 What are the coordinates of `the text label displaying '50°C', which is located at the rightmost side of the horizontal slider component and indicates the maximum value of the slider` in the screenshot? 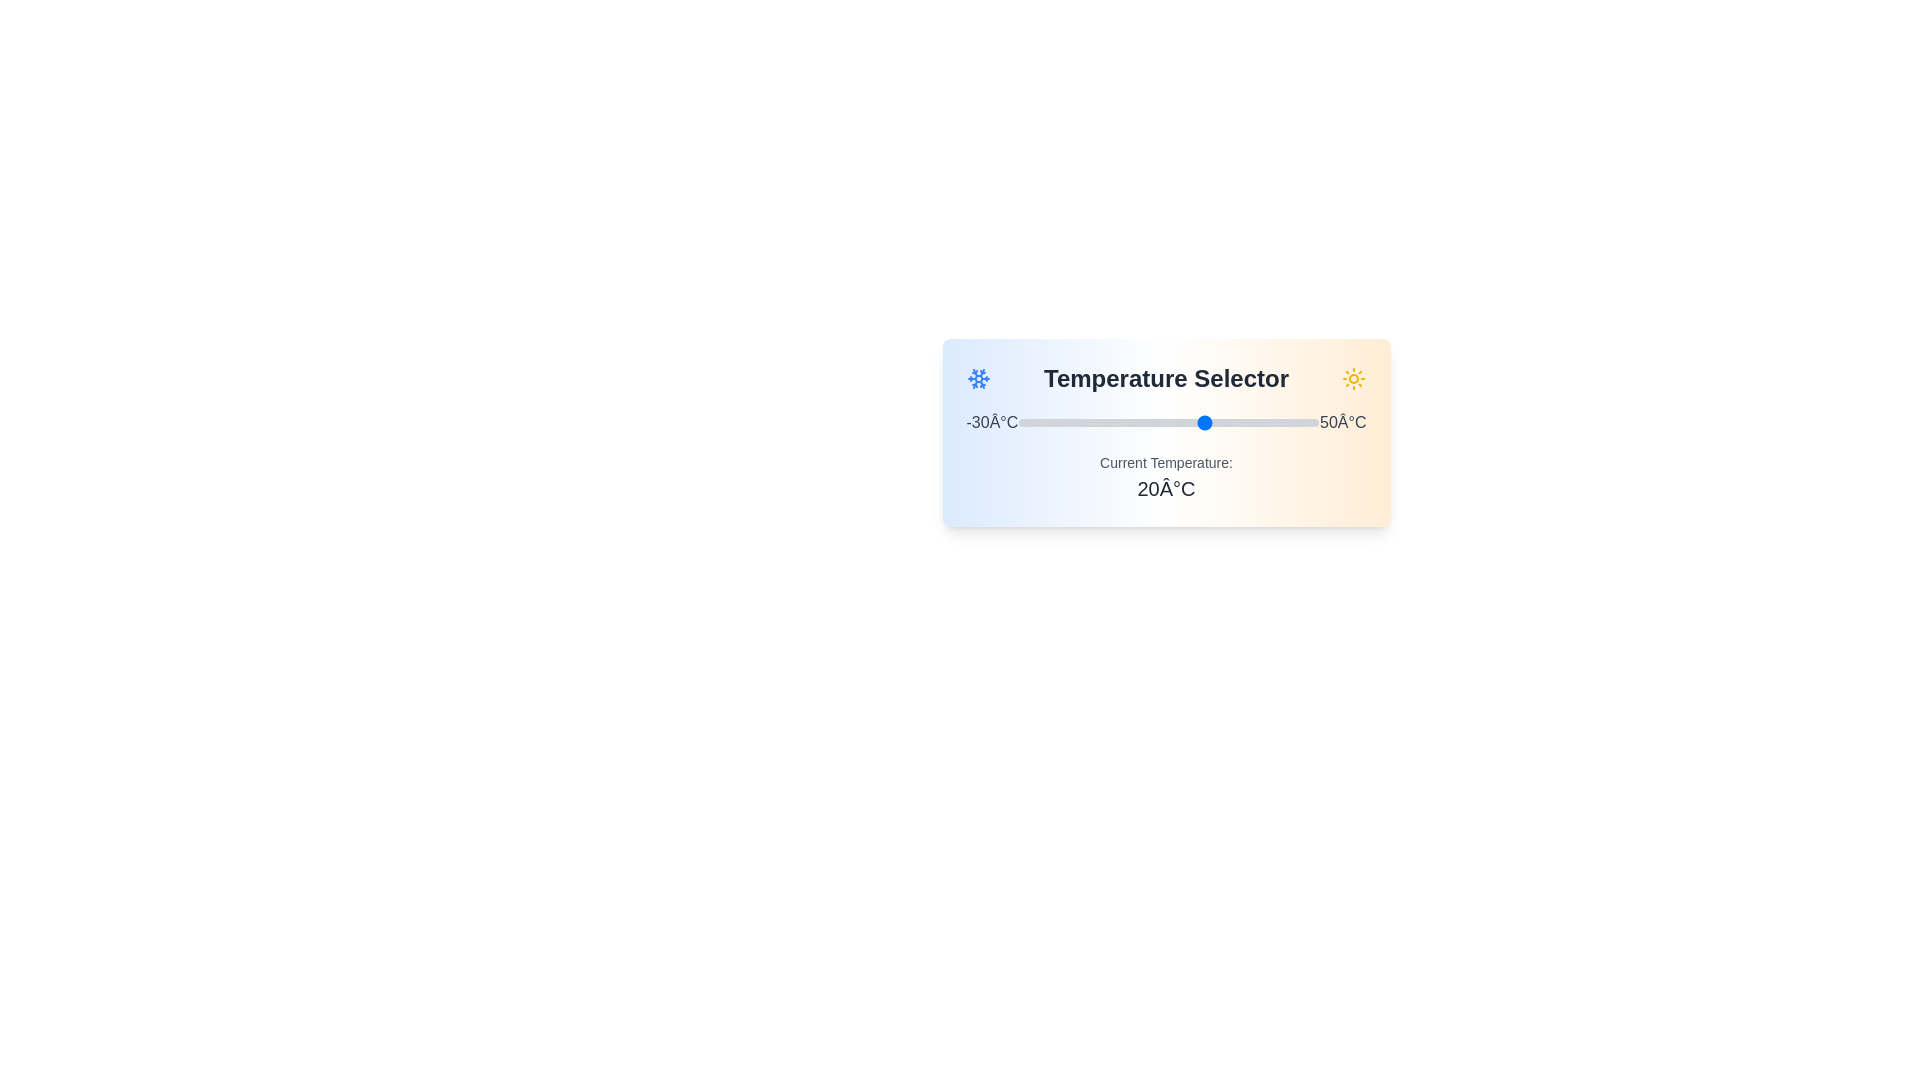 It's located at (1343, 422).